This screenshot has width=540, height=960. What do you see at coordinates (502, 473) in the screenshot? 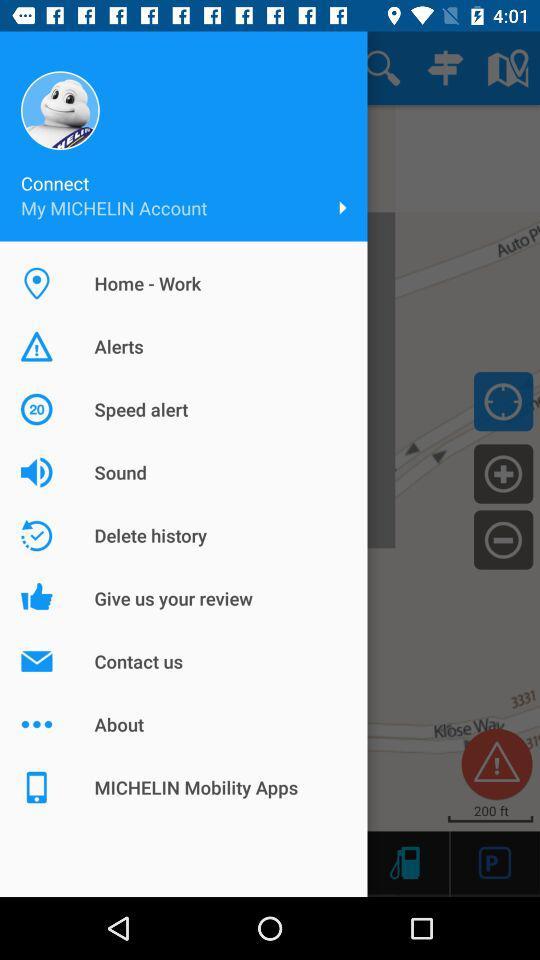
I see `the add icon` at bounding box center [502, 473].